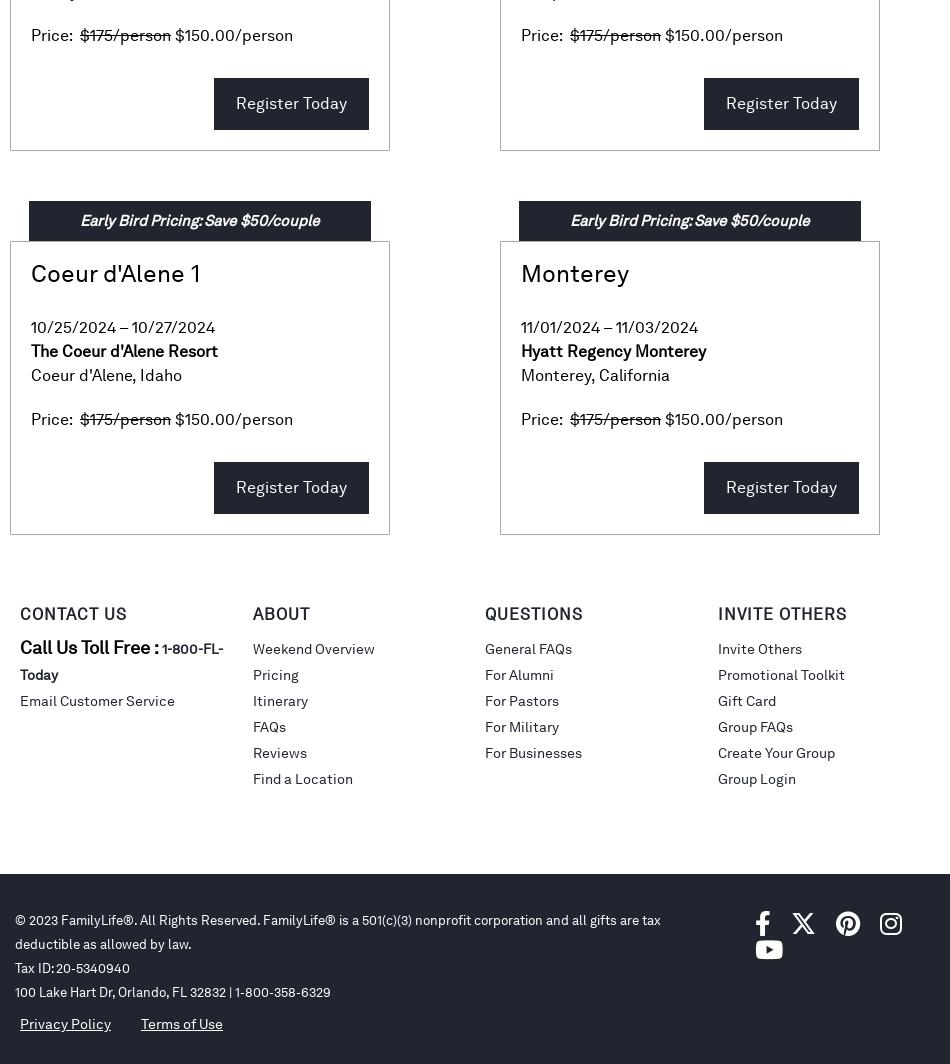 This screenshot has width=950, height=1064. What do you see at coordinates (20, 647) in the screenshot?
I see `'Call Us Toll Free :'` at bounding box center [20, 647].